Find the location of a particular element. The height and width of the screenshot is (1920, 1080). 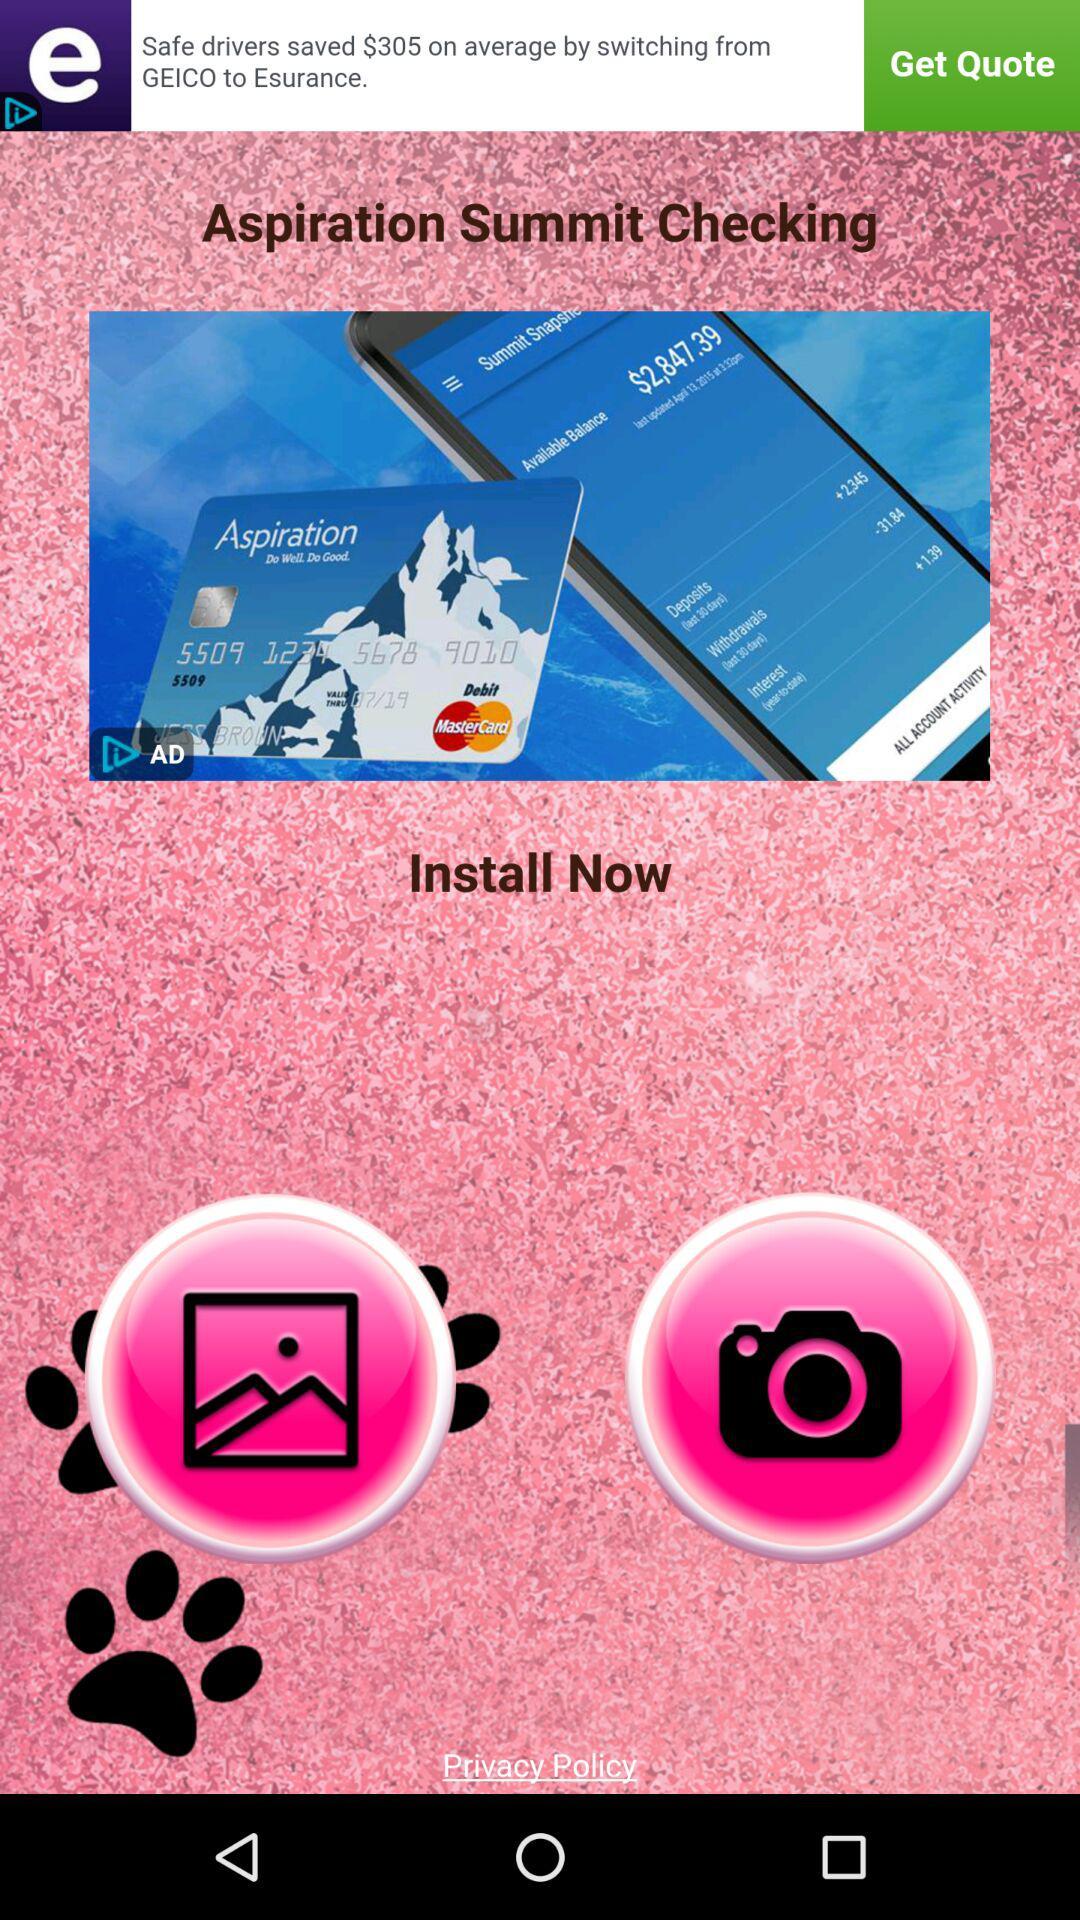

advertisements is located at coordinates (540, 65).